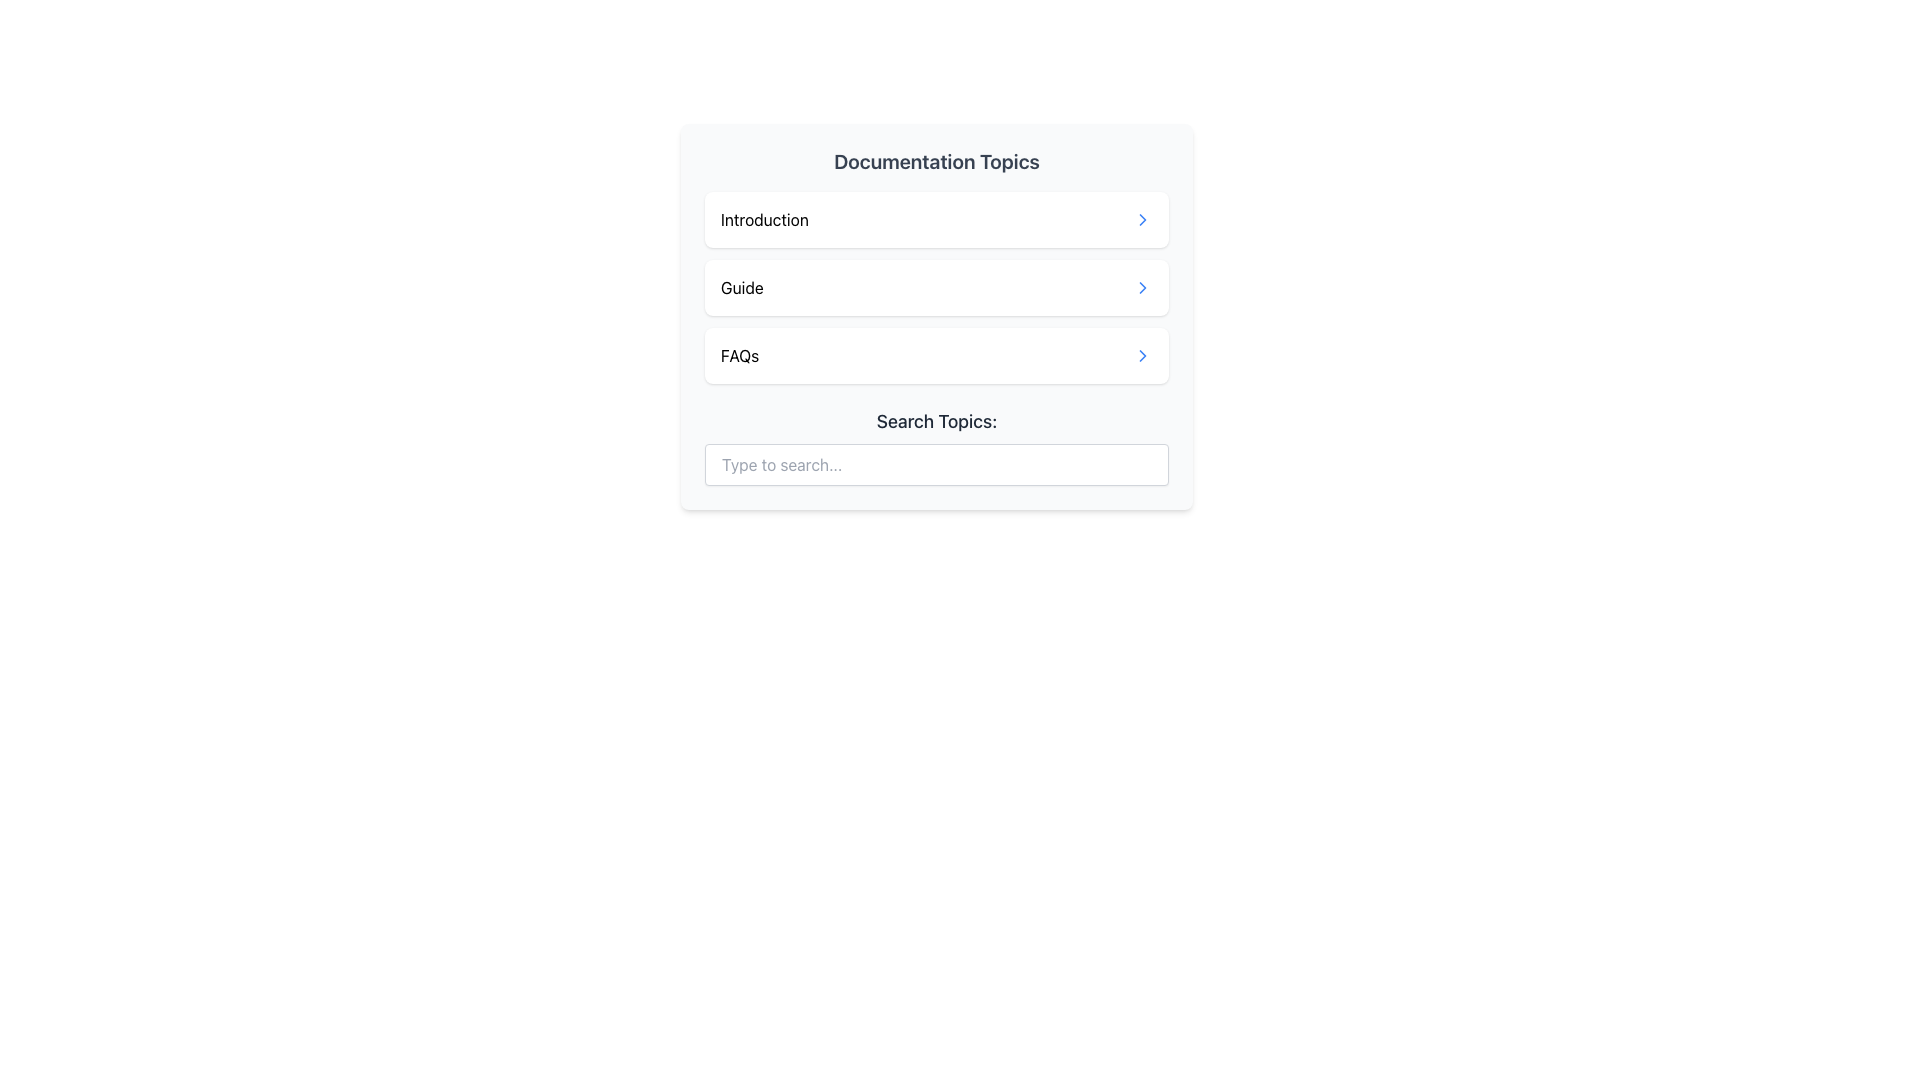  What do you see at coordinates (935, 288) in the screenshot?
I see `the interactive card labeled 'Guide' located in the 'Documentation Topics' section` at bounding box center [935, 288].